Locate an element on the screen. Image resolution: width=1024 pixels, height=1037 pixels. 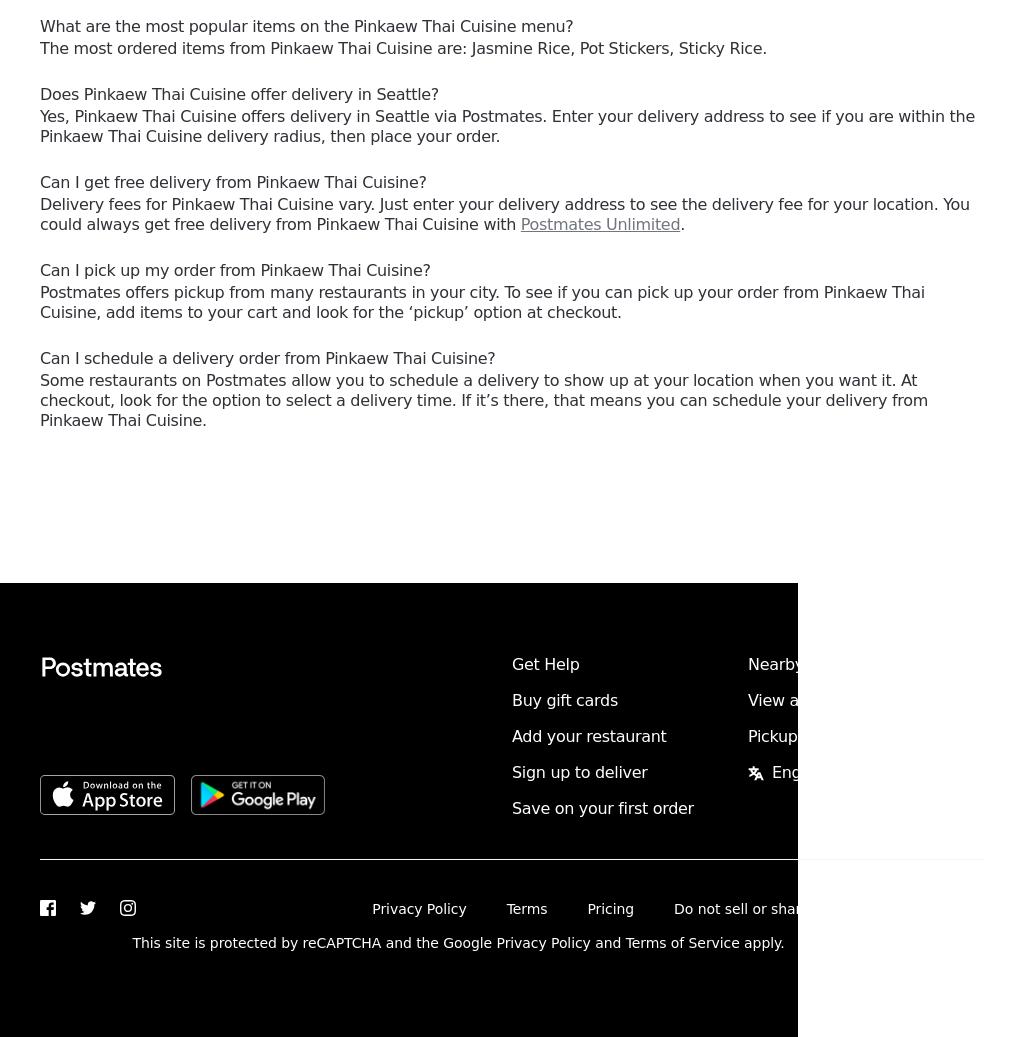
'The most ordered items from Pinkaew Thai Cuisine are: Jasmine Rice, Pot Stickers, Sticky Rice.' is located at coordinates (402, 47).